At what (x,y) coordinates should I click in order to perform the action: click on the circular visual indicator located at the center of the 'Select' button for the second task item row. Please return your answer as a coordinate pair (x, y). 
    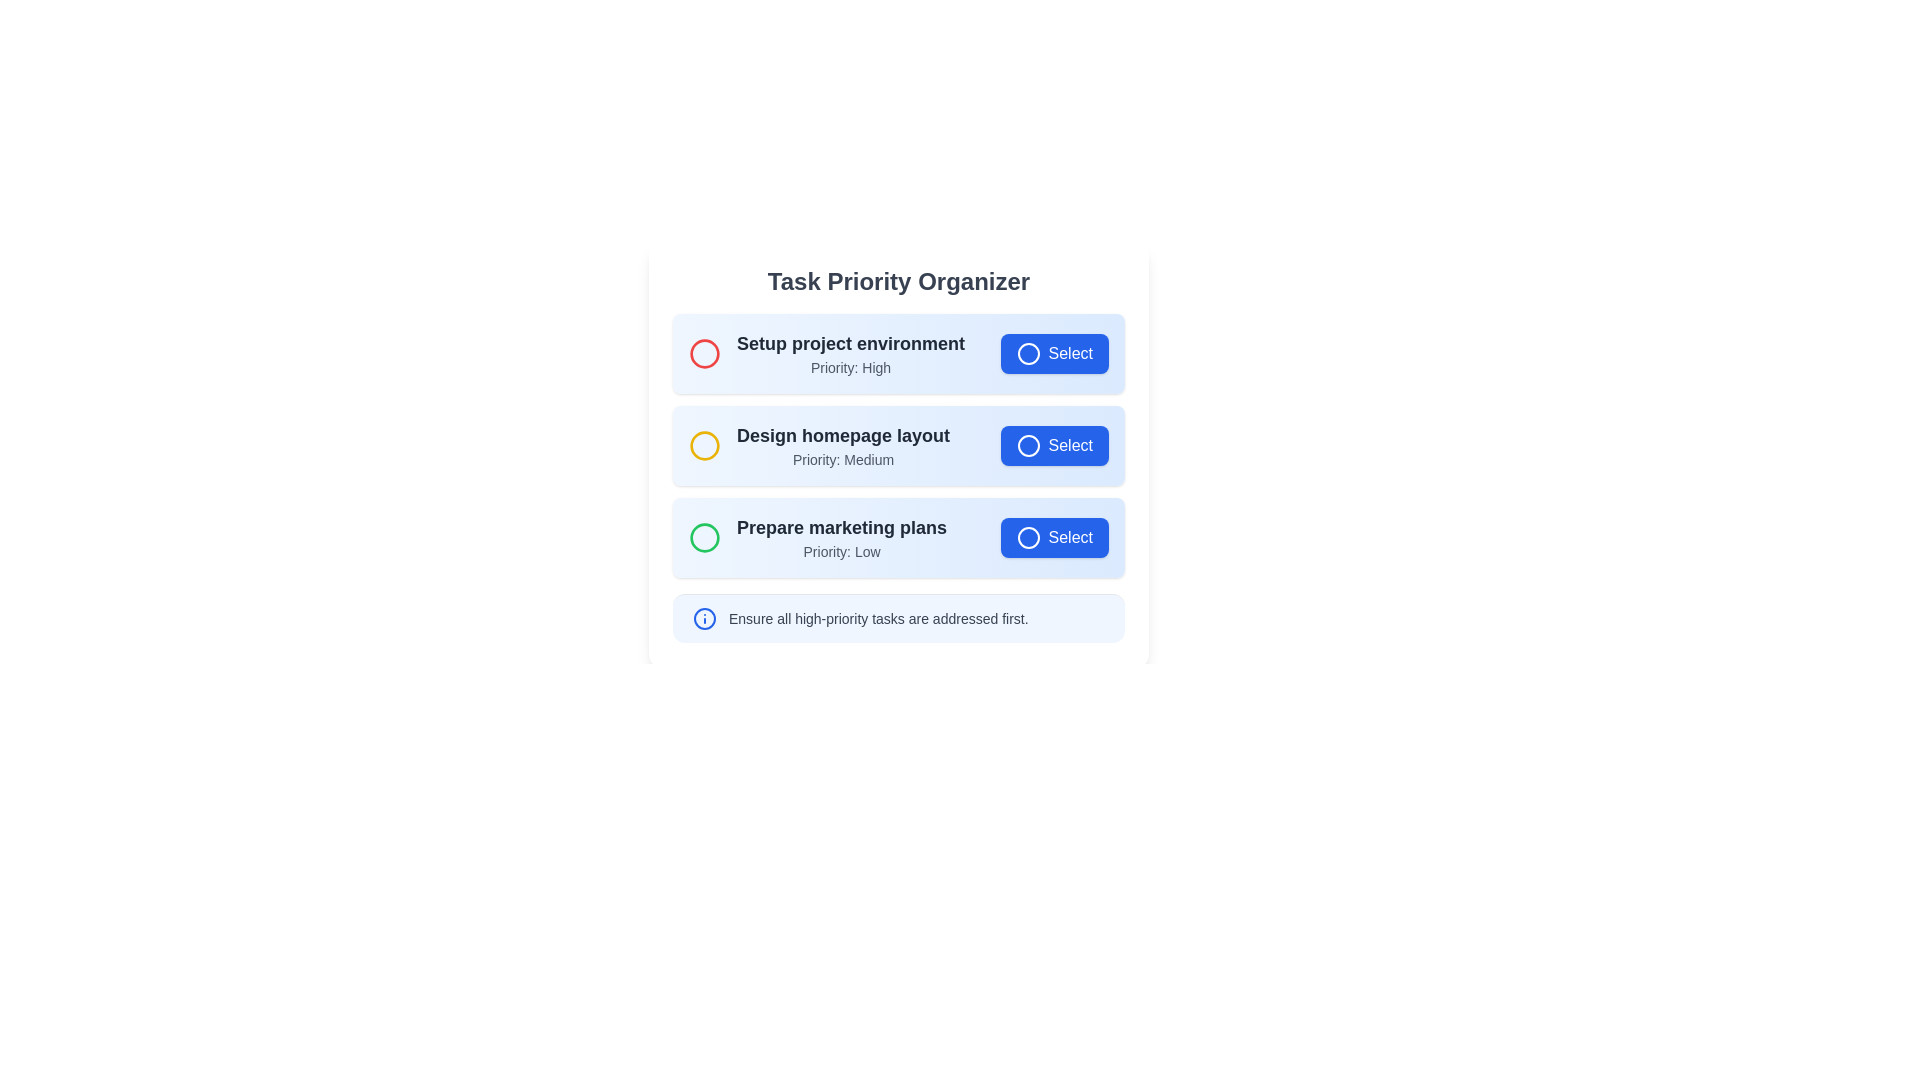
    Looking at the image, I should click on (1028, 445).